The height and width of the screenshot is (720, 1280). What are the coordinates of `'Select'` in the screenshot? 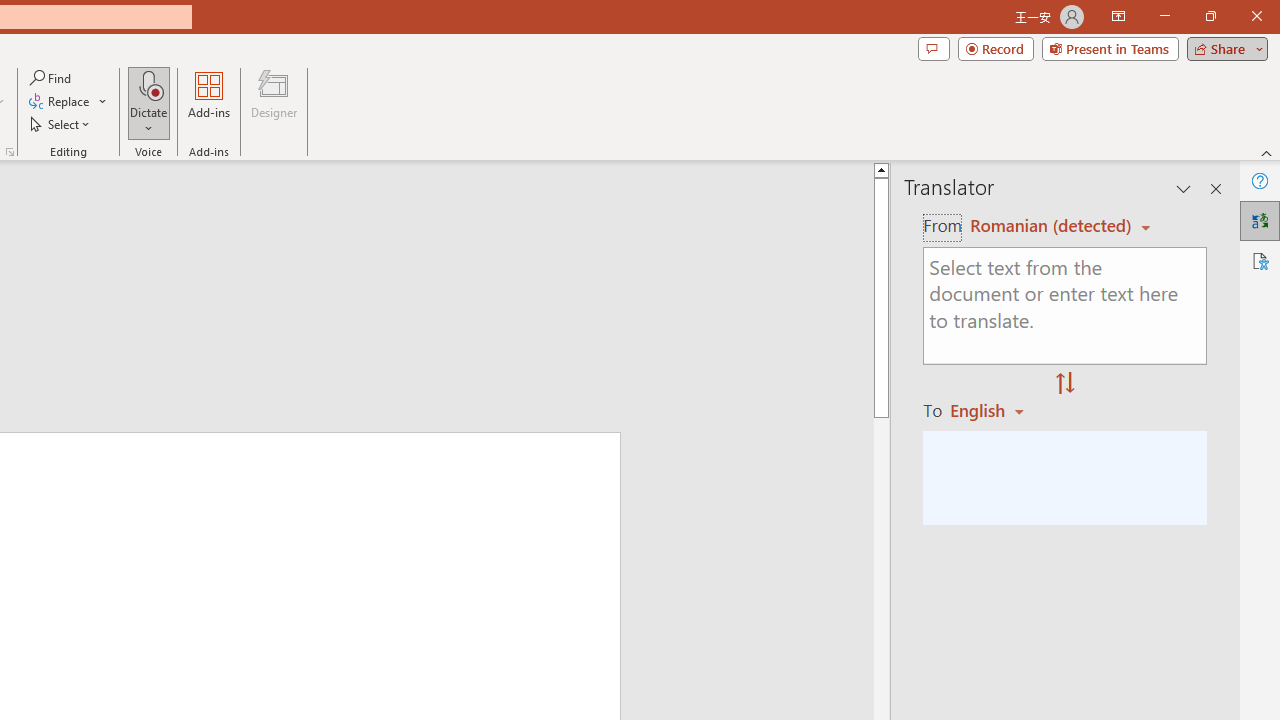 It's located at (61, 124).